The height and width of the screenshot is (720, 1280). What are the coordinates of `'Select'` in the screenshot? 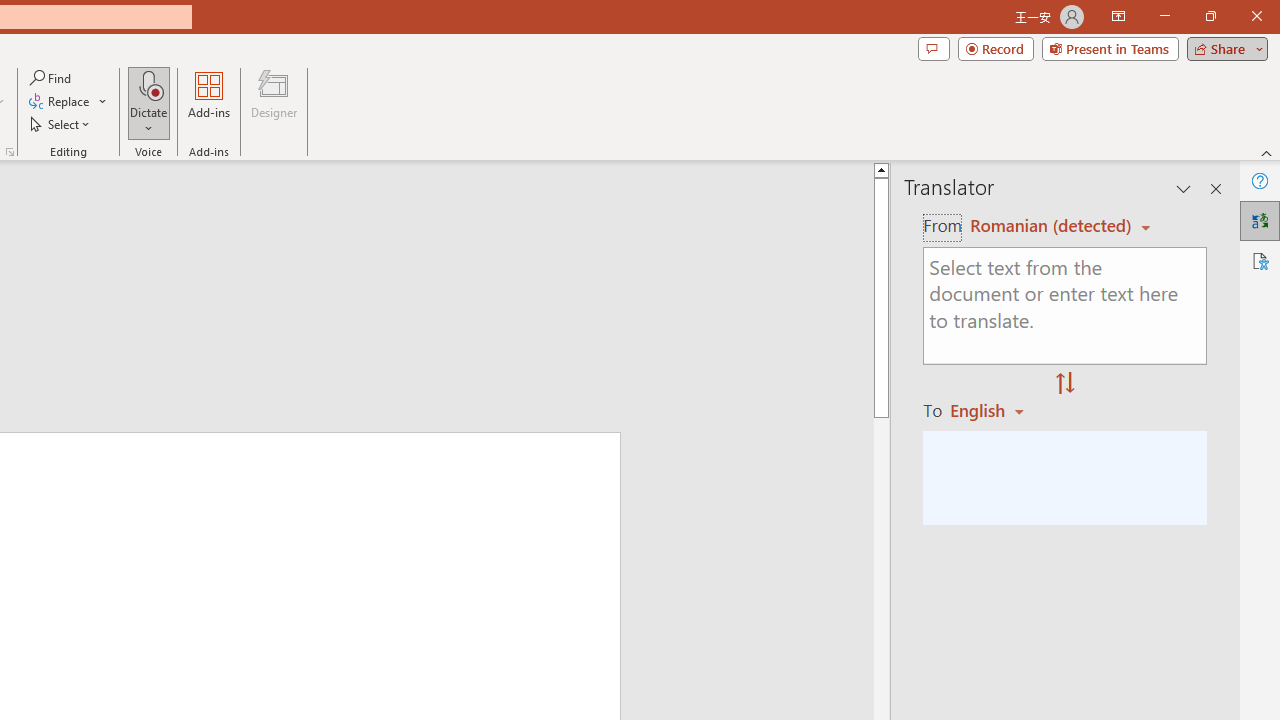 It's located at (61, 124).